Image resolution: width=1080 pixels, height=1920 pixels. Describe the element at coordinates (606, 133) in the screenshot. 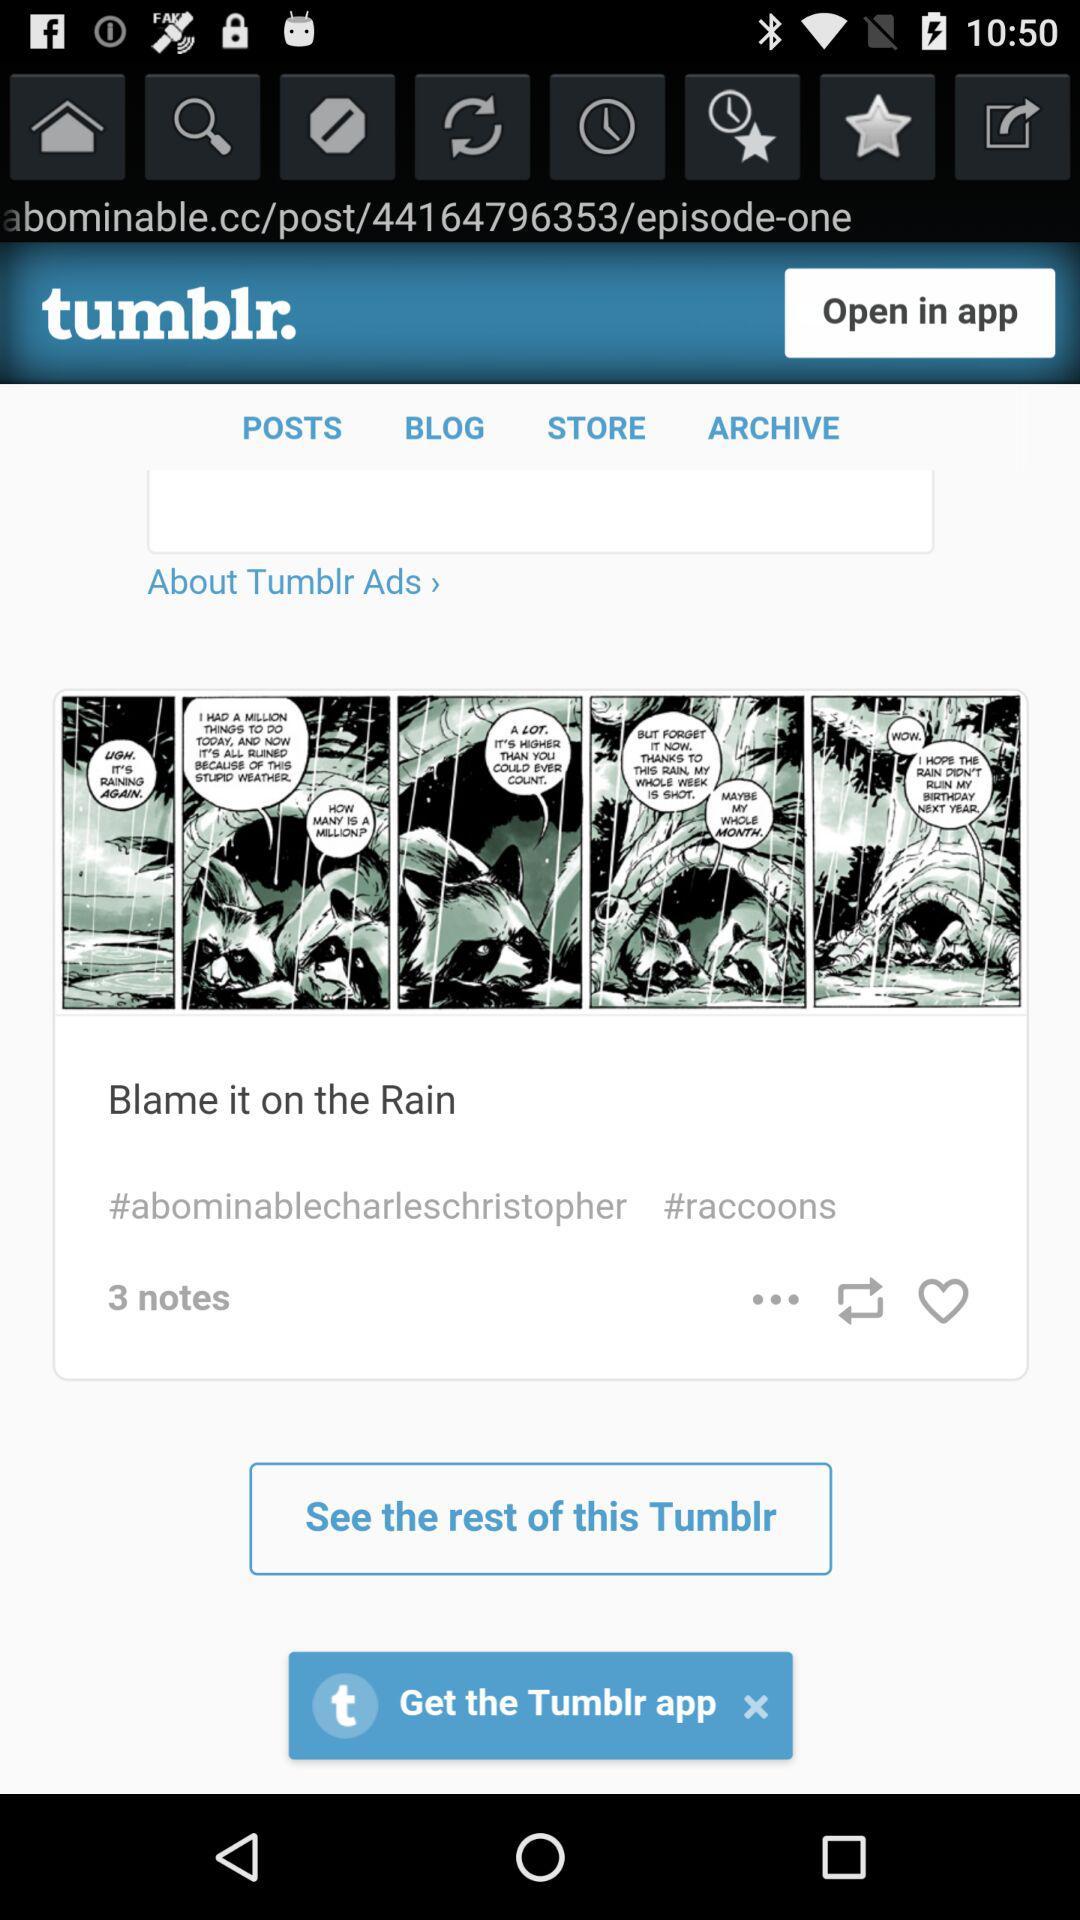

I see `the time icon` at that location.